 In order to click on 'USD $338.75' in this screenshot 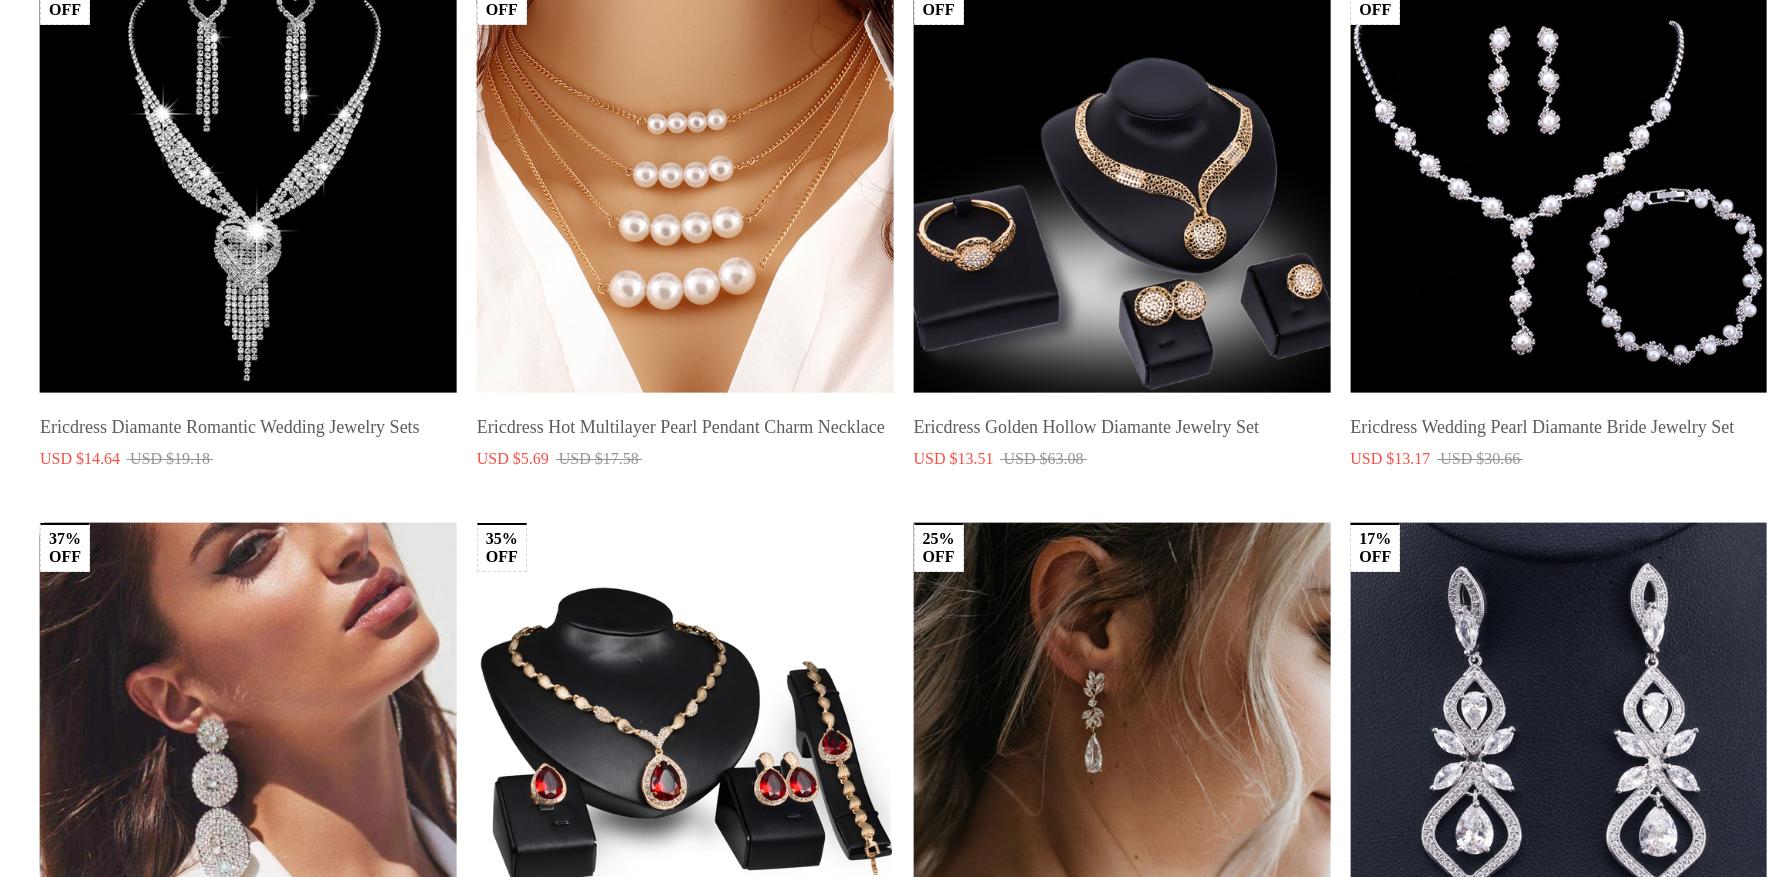, I will do `click(1491, 585)`.